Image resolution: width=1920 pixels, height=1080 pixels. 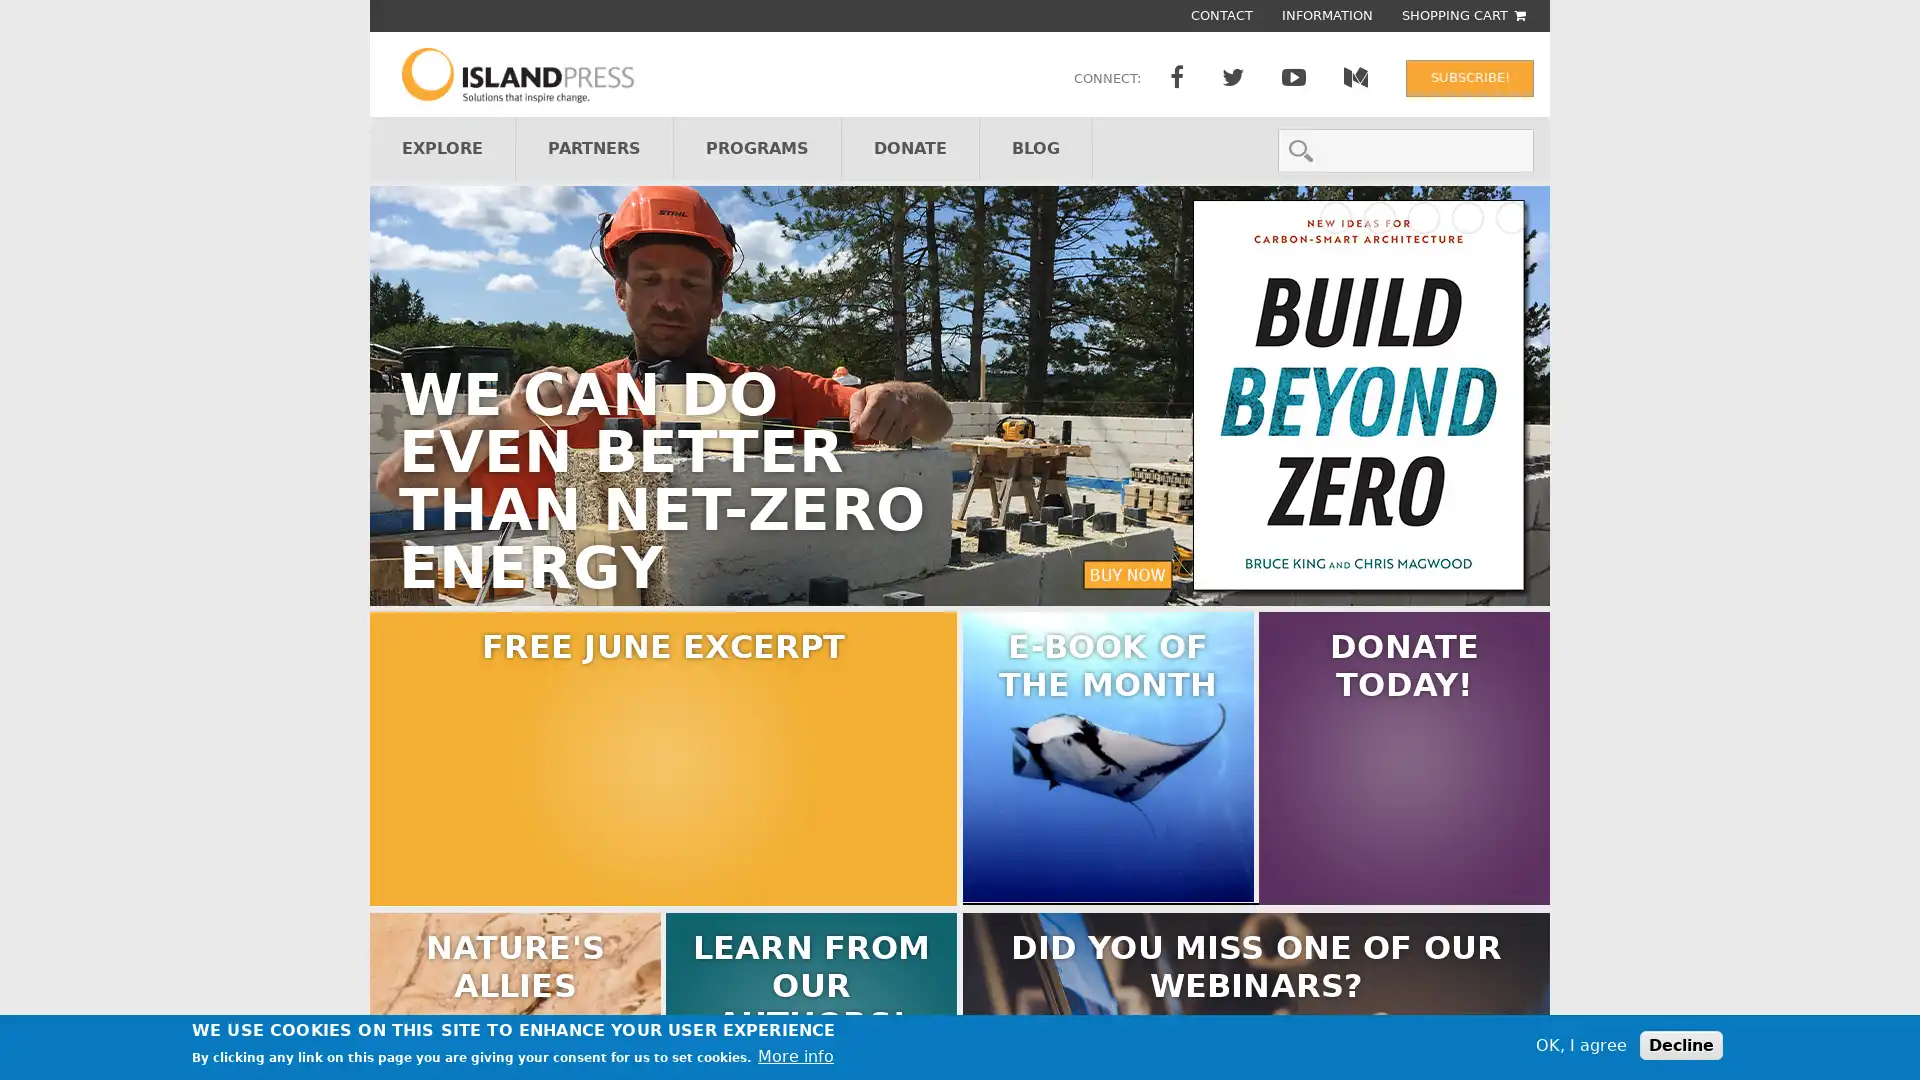 What do you see at coordinates (1580, 1044) in the screenshot?
I see `OK, I agree` at bounding box center [1580, 1044].